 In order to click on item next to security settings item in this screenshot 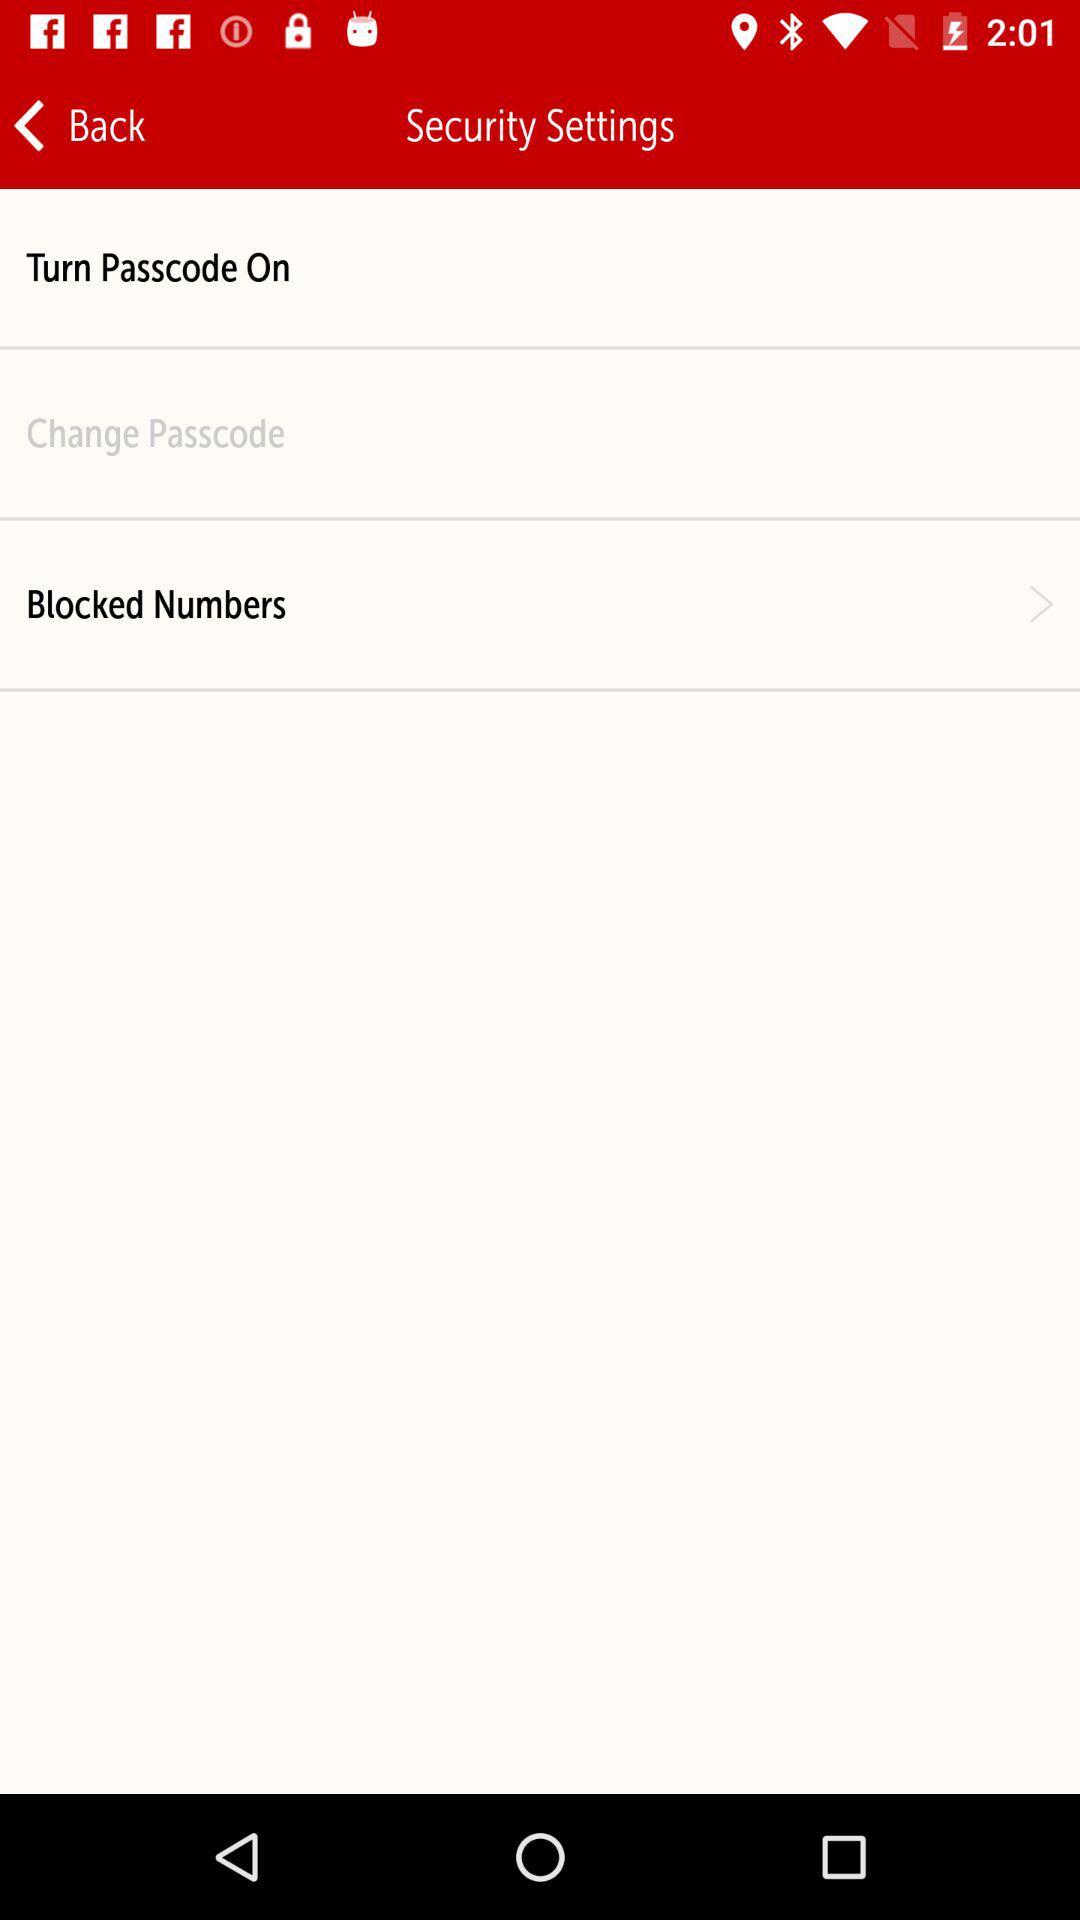, I will do `click(1001, 124)`.